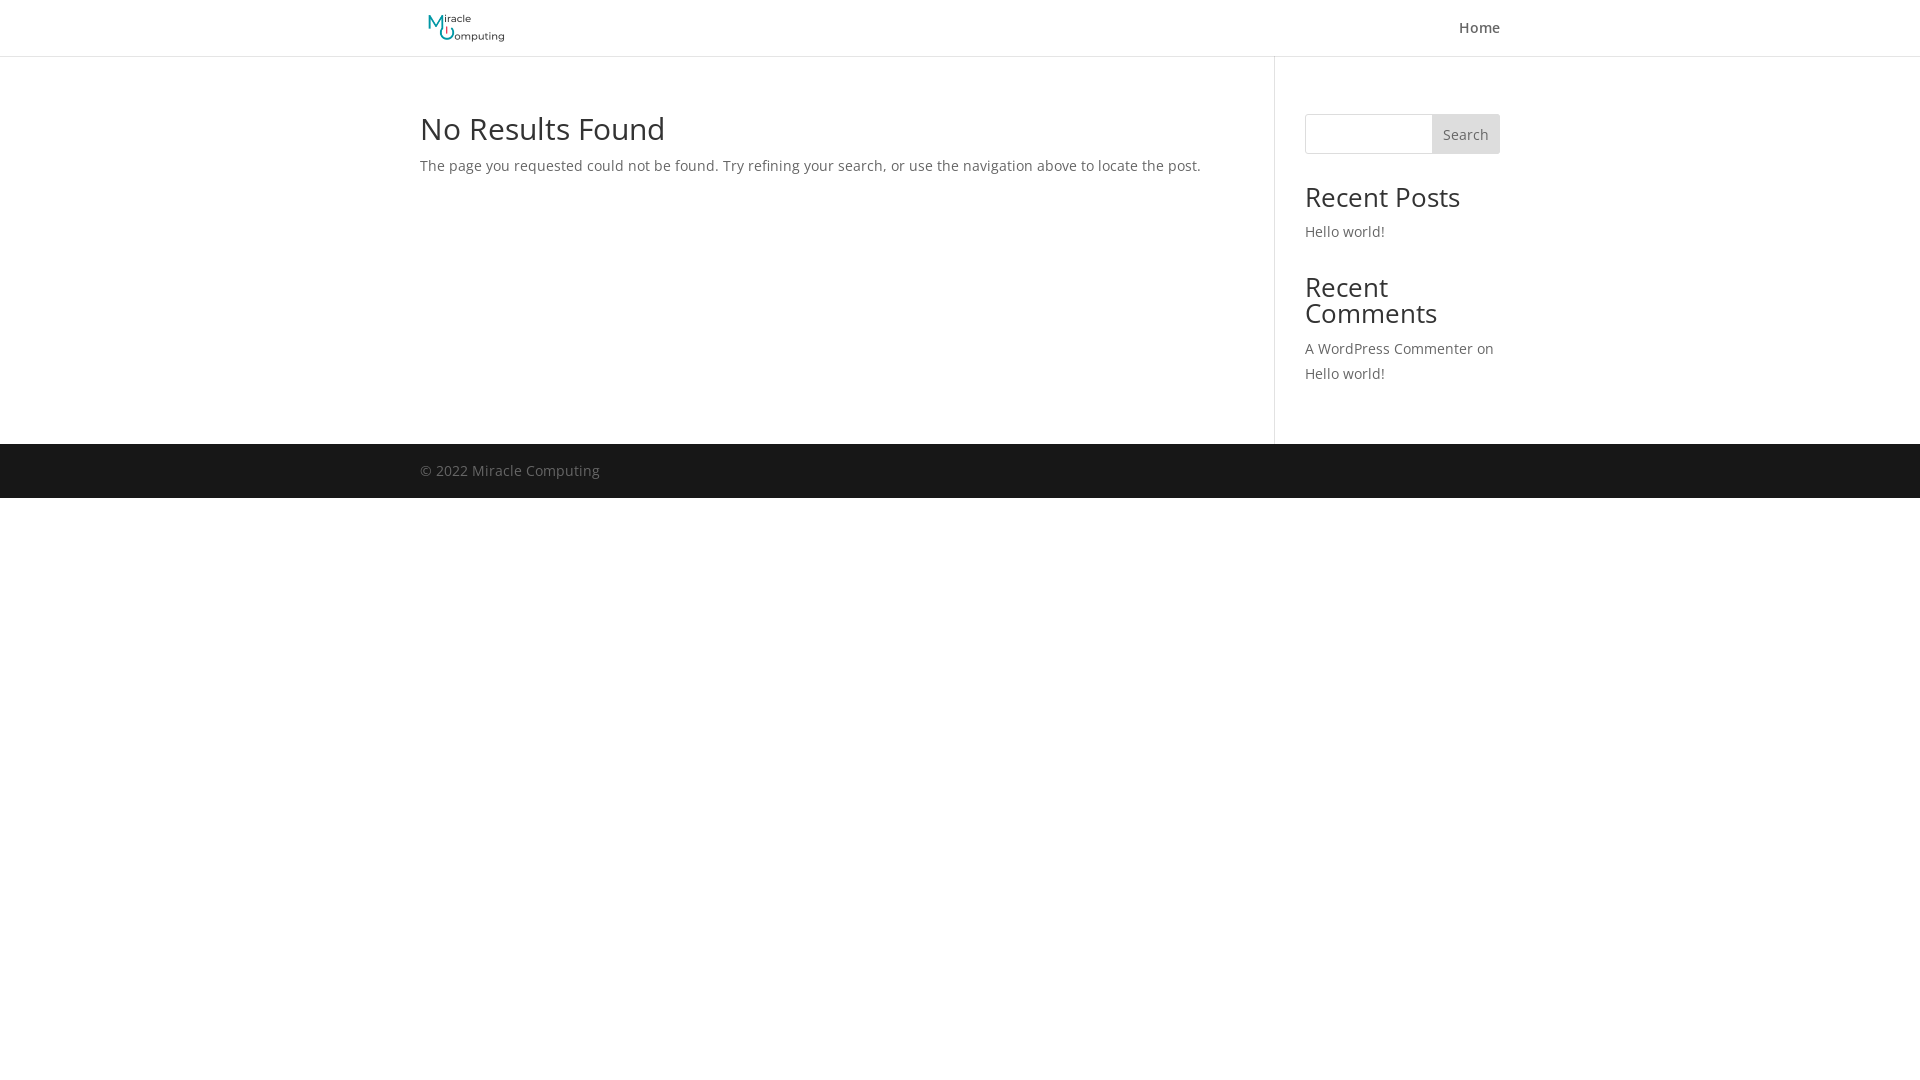 This screenshot has height=1080, width=1920. Describe the element at coordinates (1465, 134) in the screenshot. I see `'Search'` at that location.